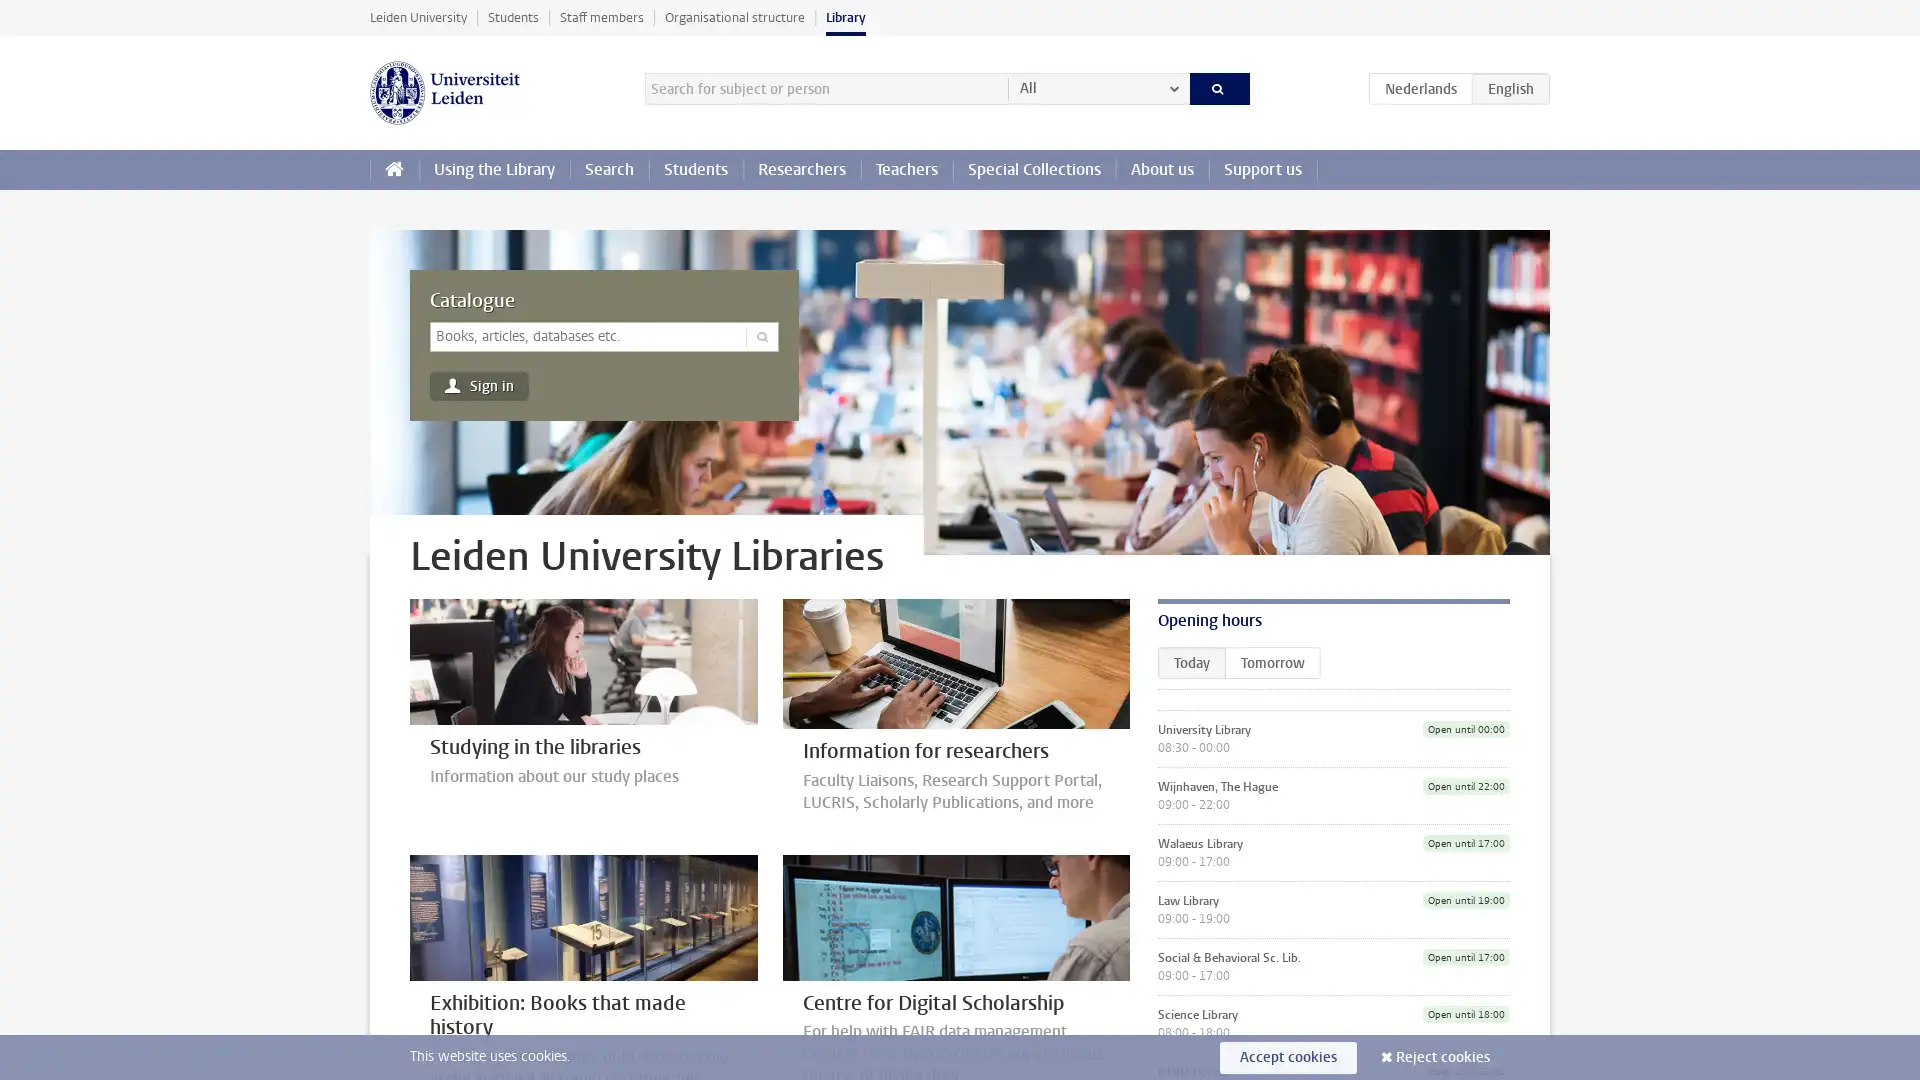 The image size is (1920, 1080). What do you see at coordinates (1443, 1056) in the screenshot?
I see `Reject cookies` at bounding box center [1443, 1056].